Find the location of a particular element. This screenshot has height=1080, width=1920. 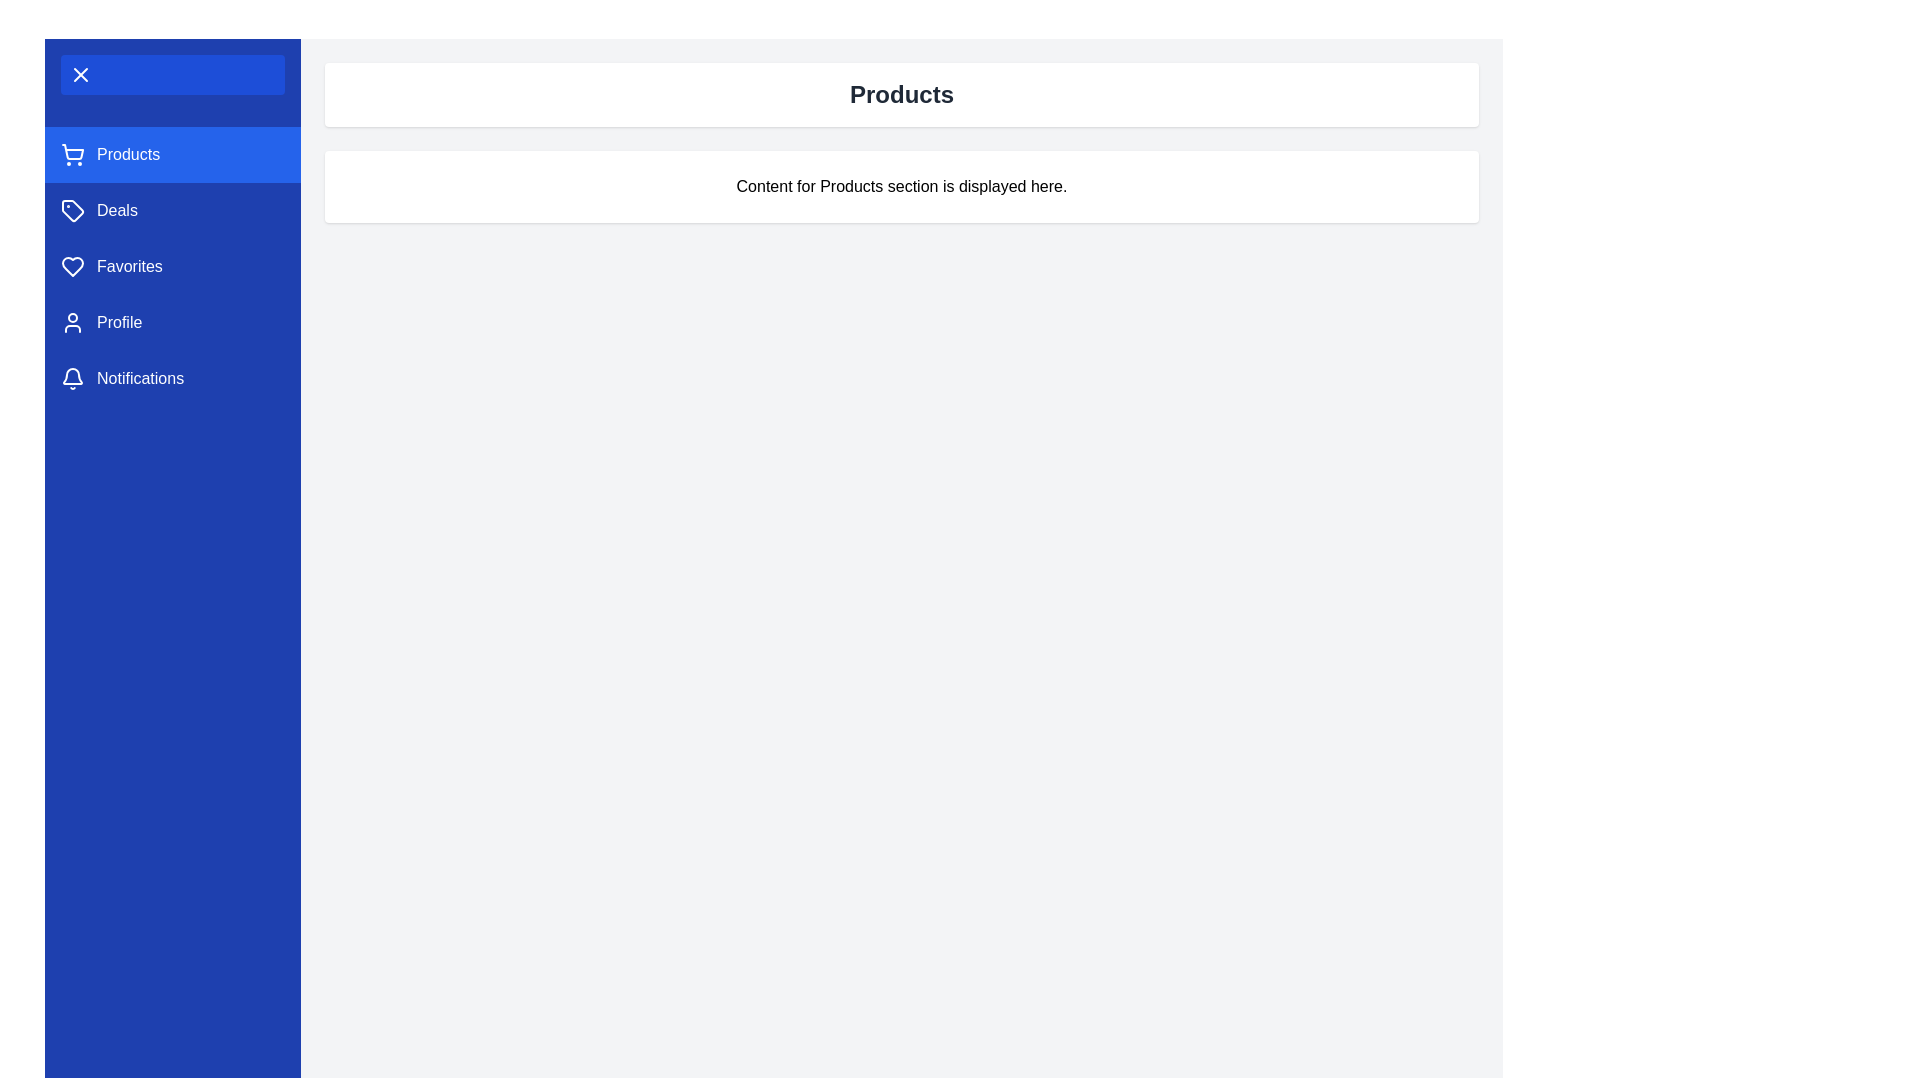

the 'Profile' icon in the navigation column, which is located between the 'Favorites' and 'Notifications' icons is located at coordinates (72, 322).